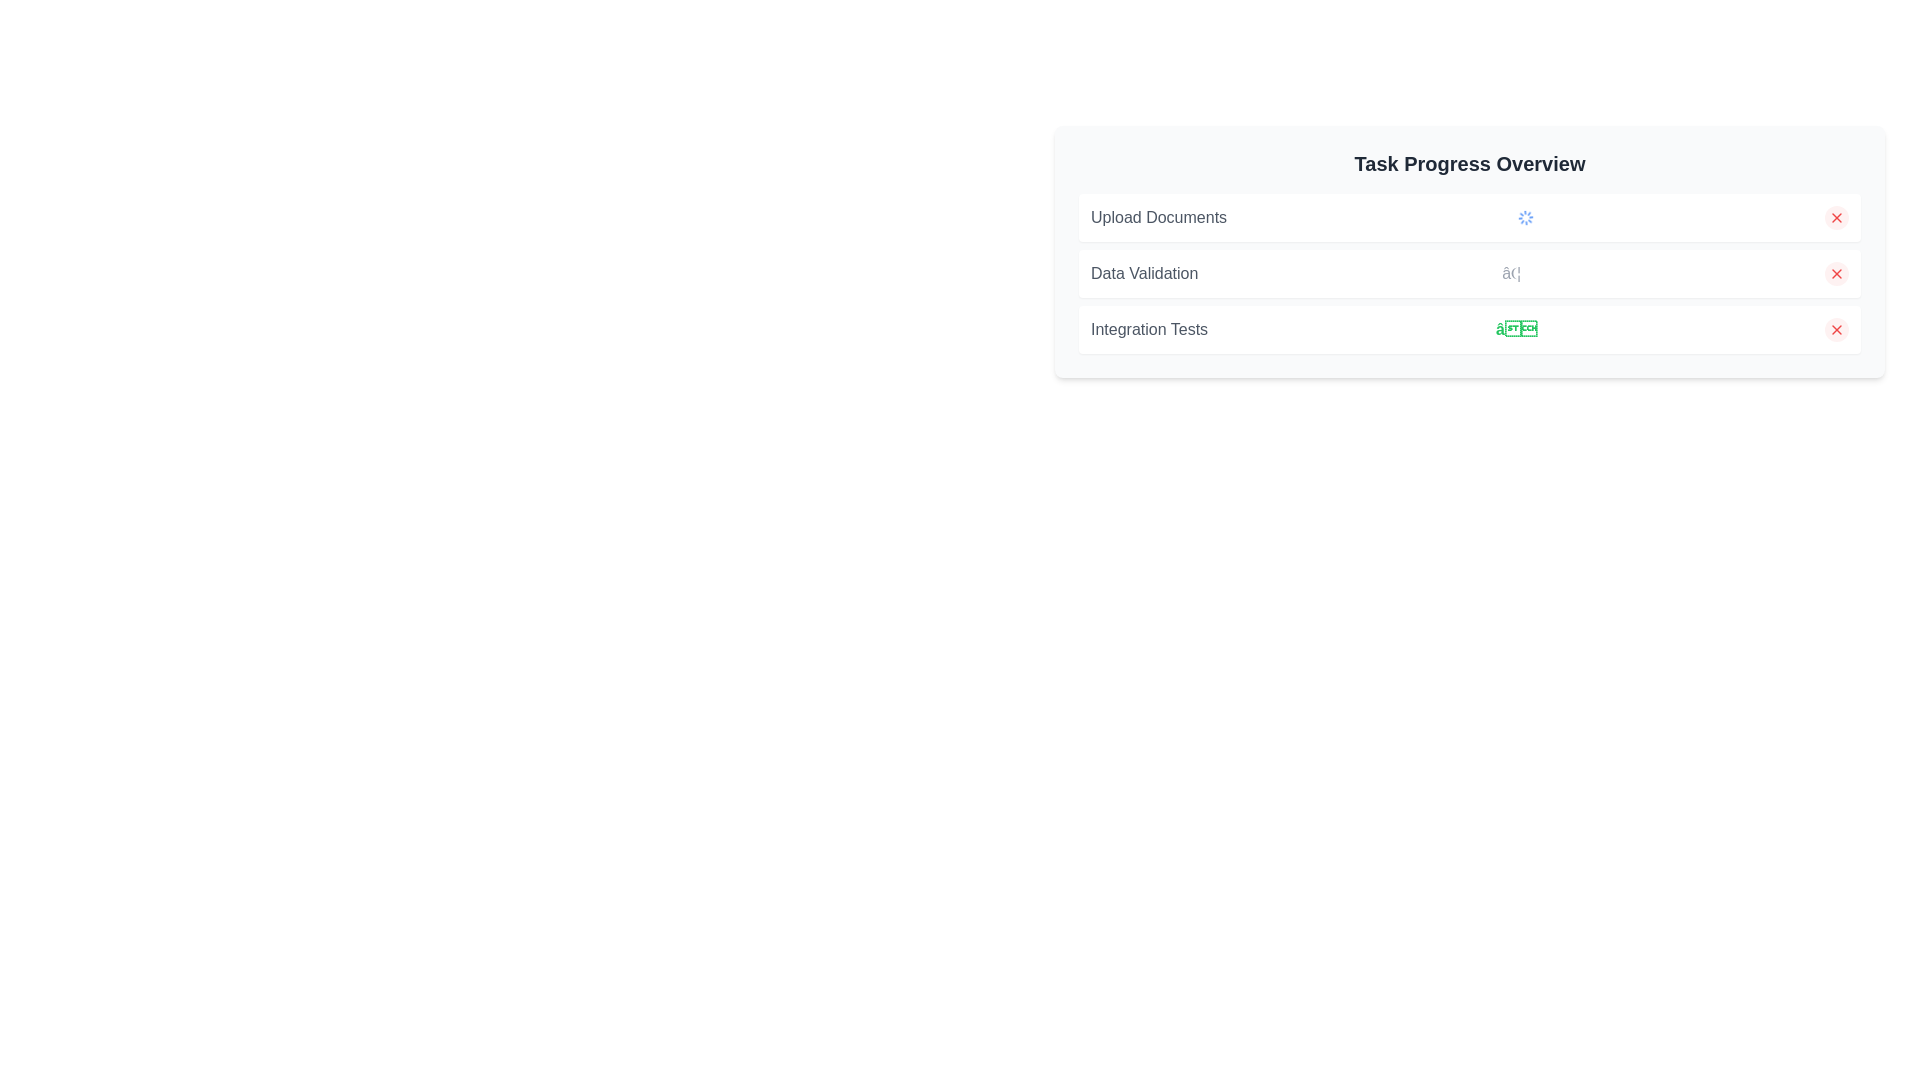 The width and height of the screenshot is (1920, 1080). I want to click on the small red cross icon with a line style design located in the top-right corner of the 'Task Progress Overview' panel, corresponding, so click(1837, 329).